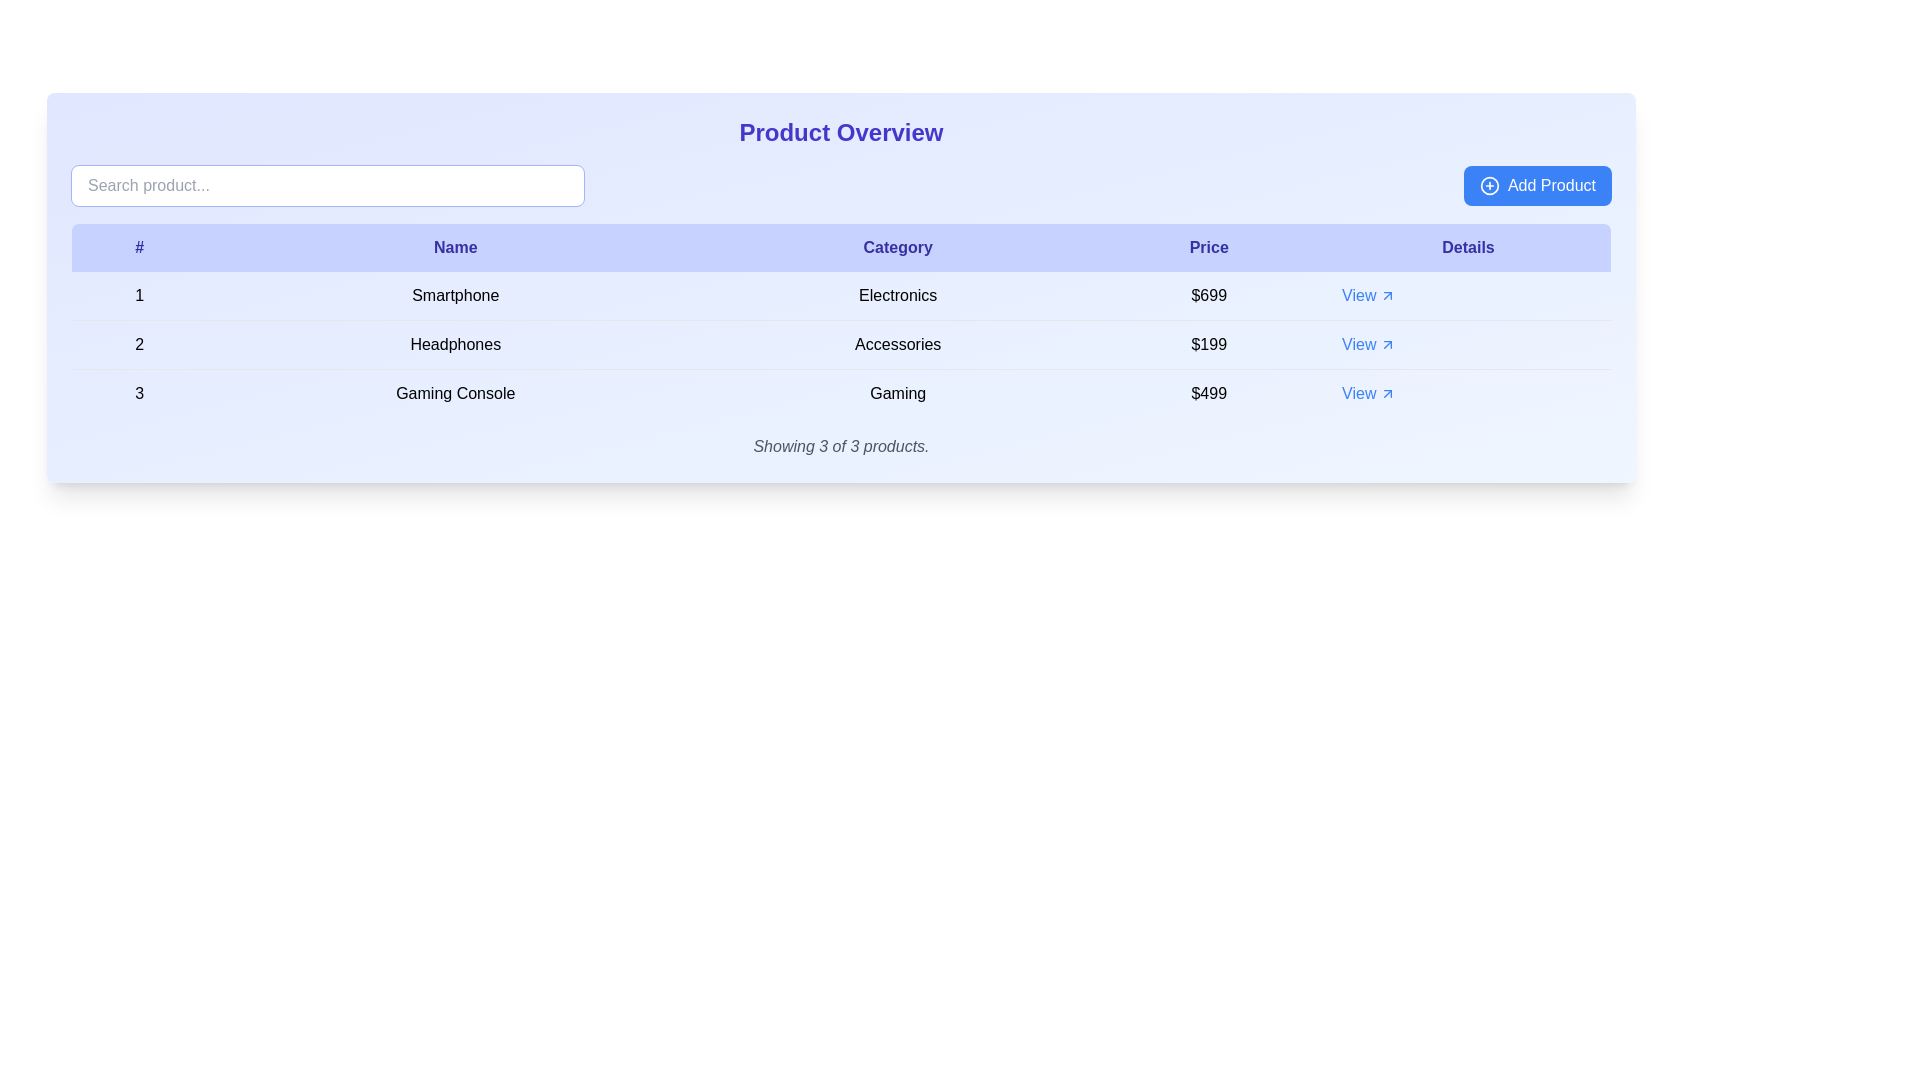  Describe the element at coordinates (454, 296) in the screenshot. I see `text content of the label displaying 'Smartphone' in a light gray background, located in the 'Name' column of the first data row in the table` at that location.